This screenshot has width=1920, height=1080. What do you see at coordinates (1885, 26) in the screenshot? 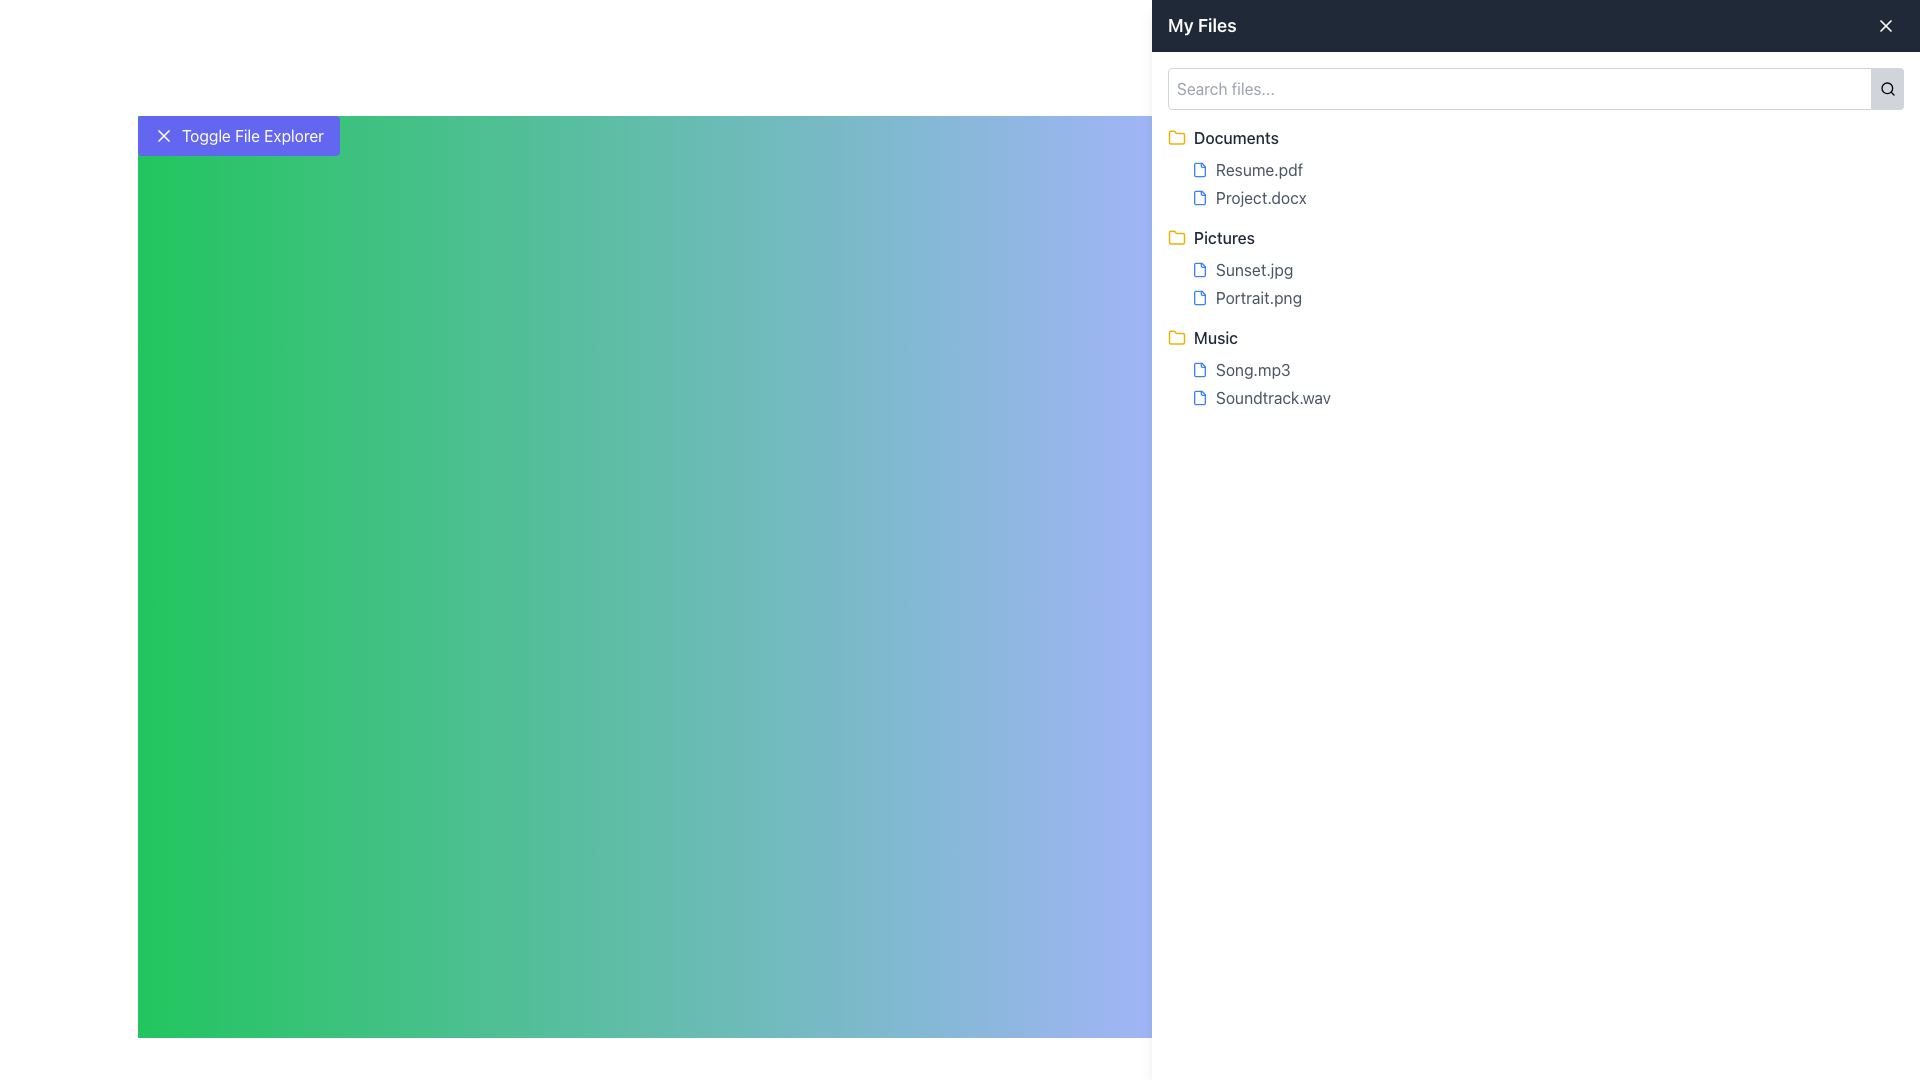
I see `the circular button with a cross (X) icon located at the top-right corner of the 'My Files' panel to observe the hover background effect` at bounding box center [1885, 26].